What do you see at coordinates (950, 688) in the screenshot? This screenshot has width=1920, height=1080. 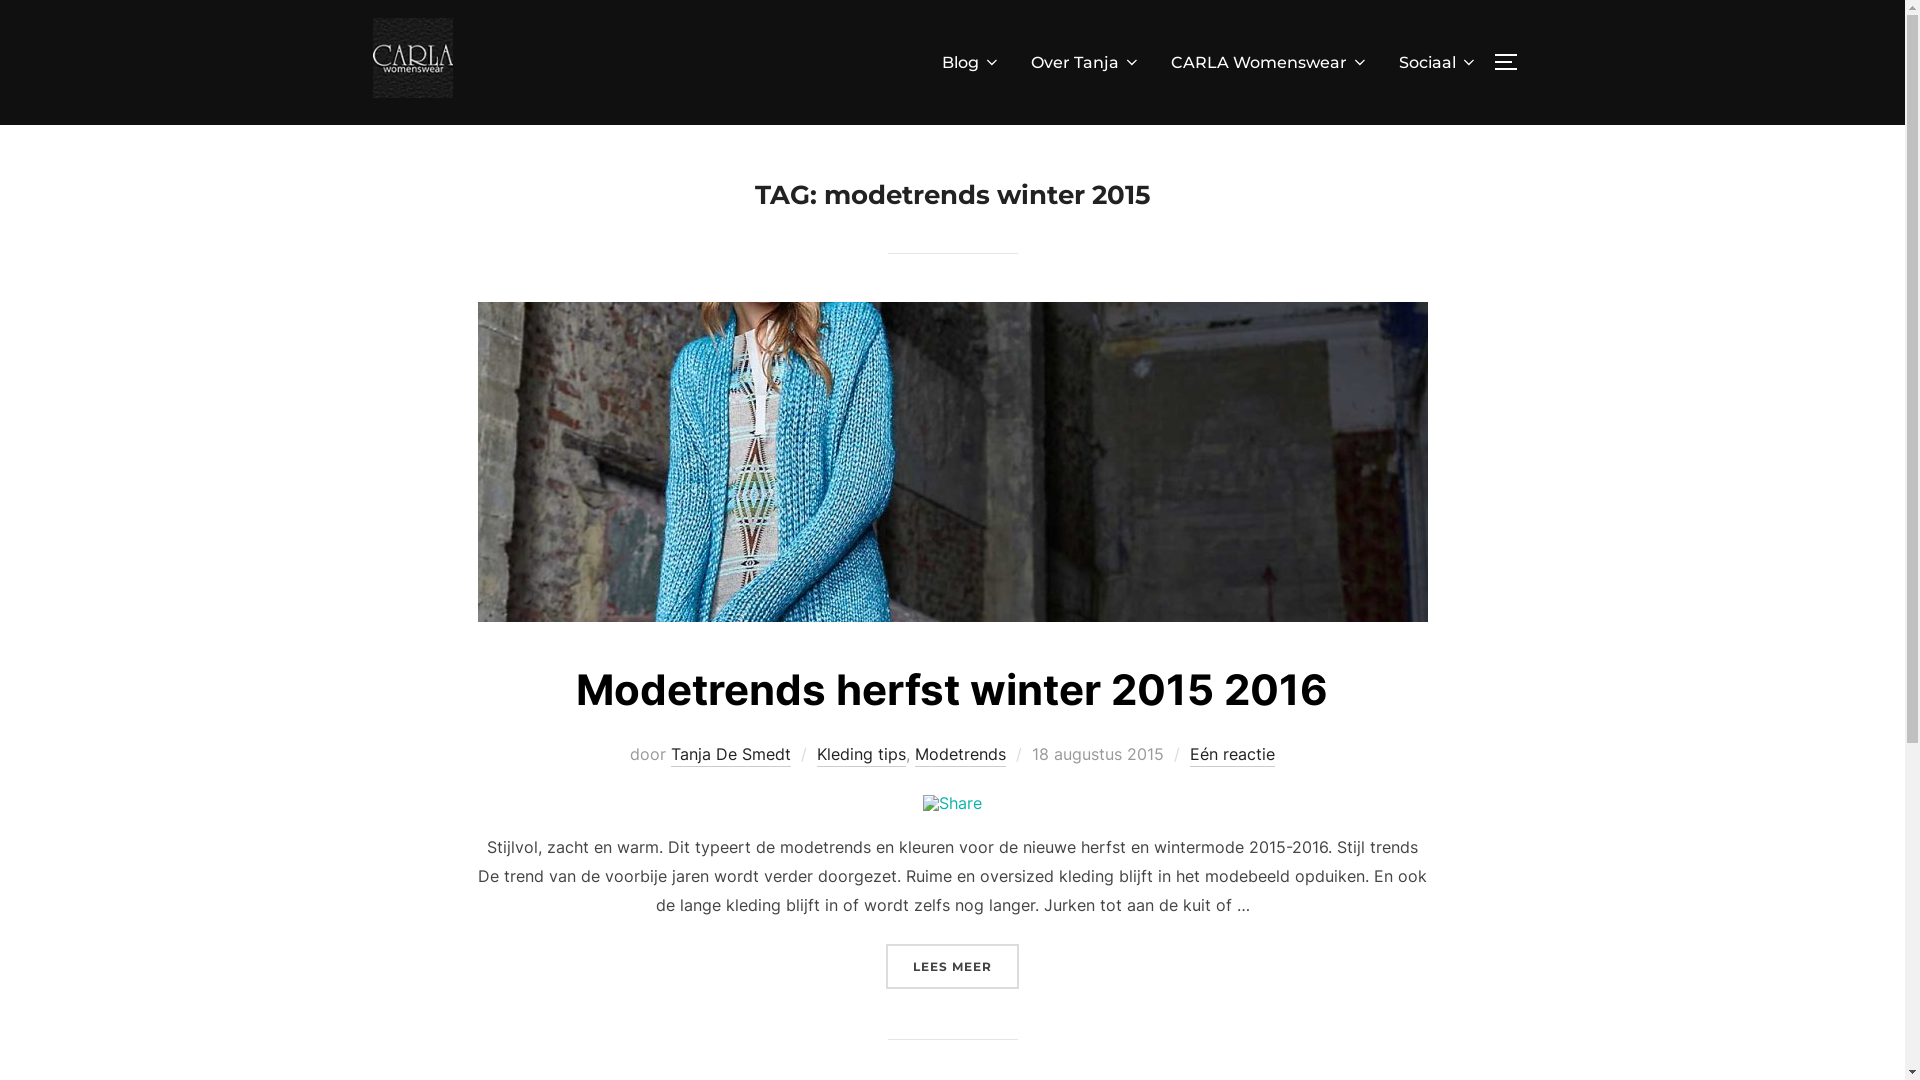 I see `'Modetrends herfst winter 2015 2016'` at bounding box center [950, 688].